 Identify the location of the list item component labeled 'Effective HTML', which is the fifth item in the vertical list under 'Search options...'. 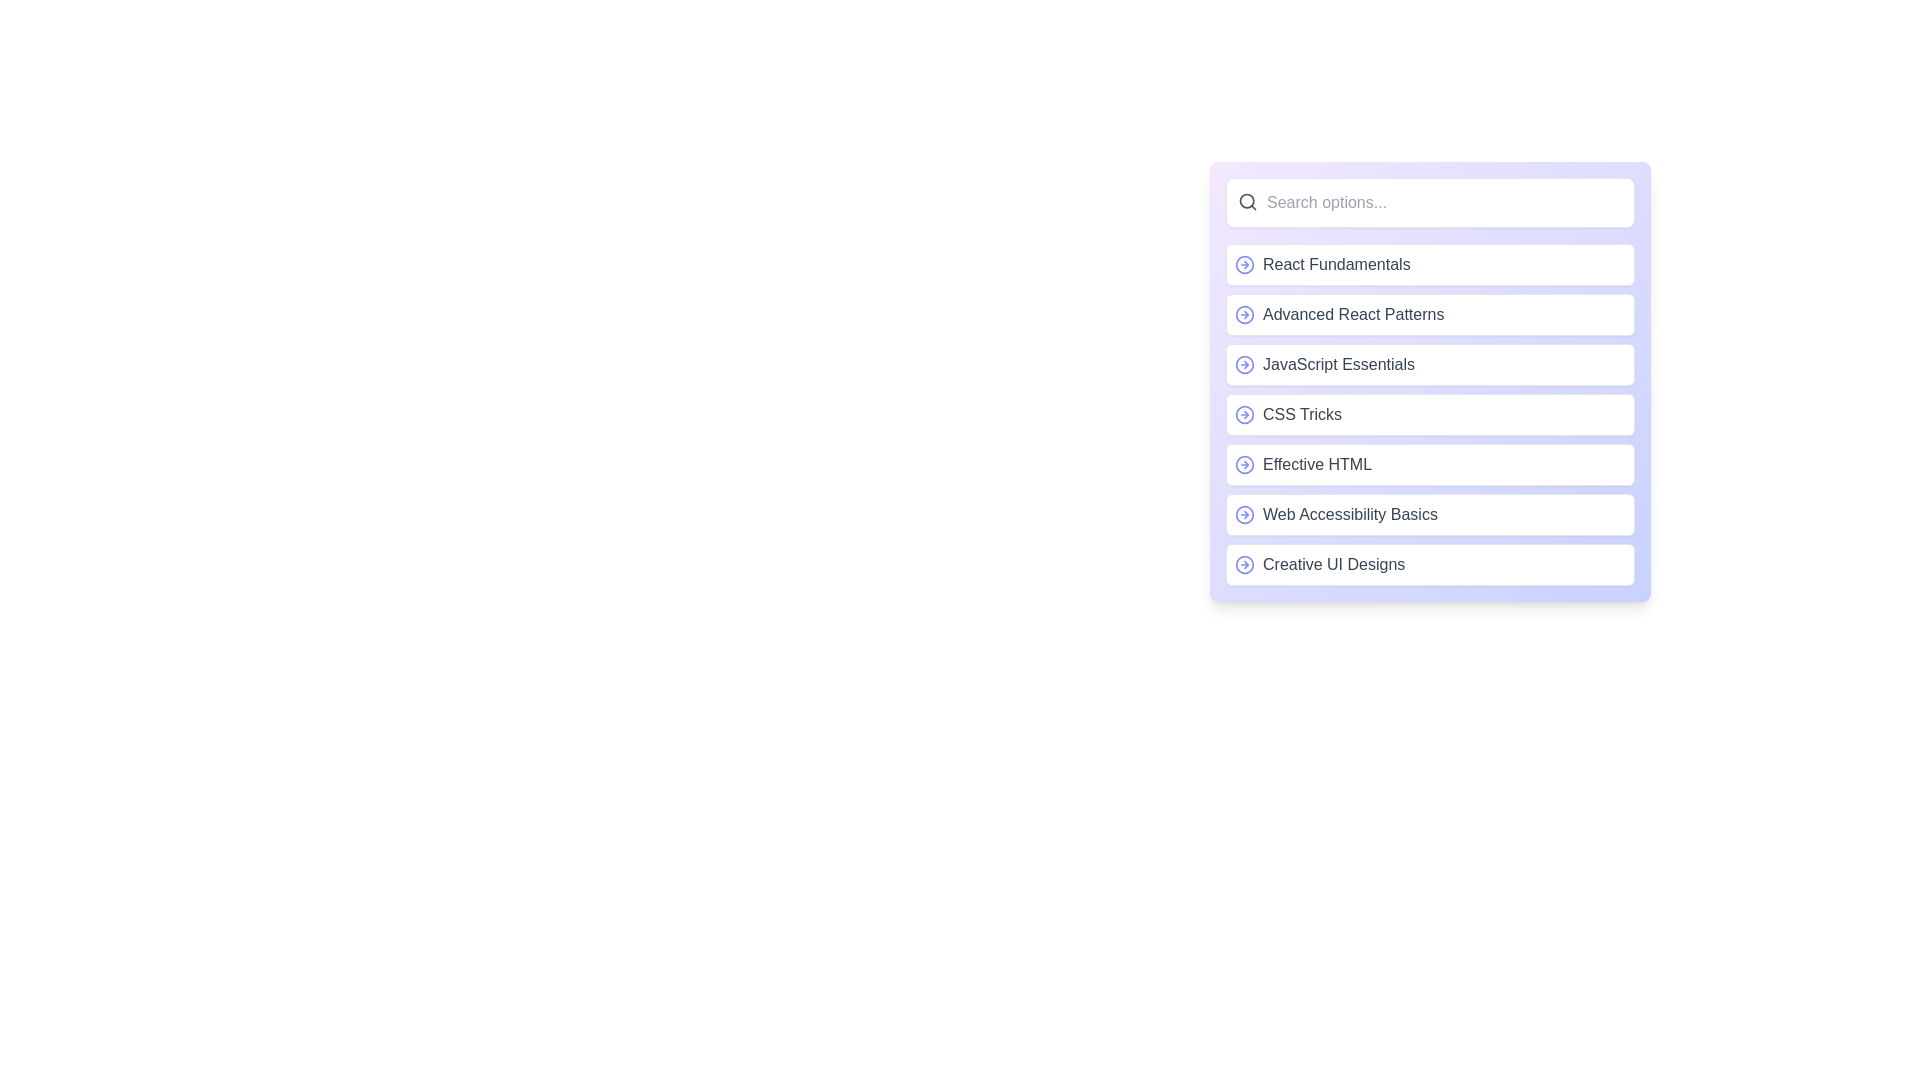
(1429, 465).